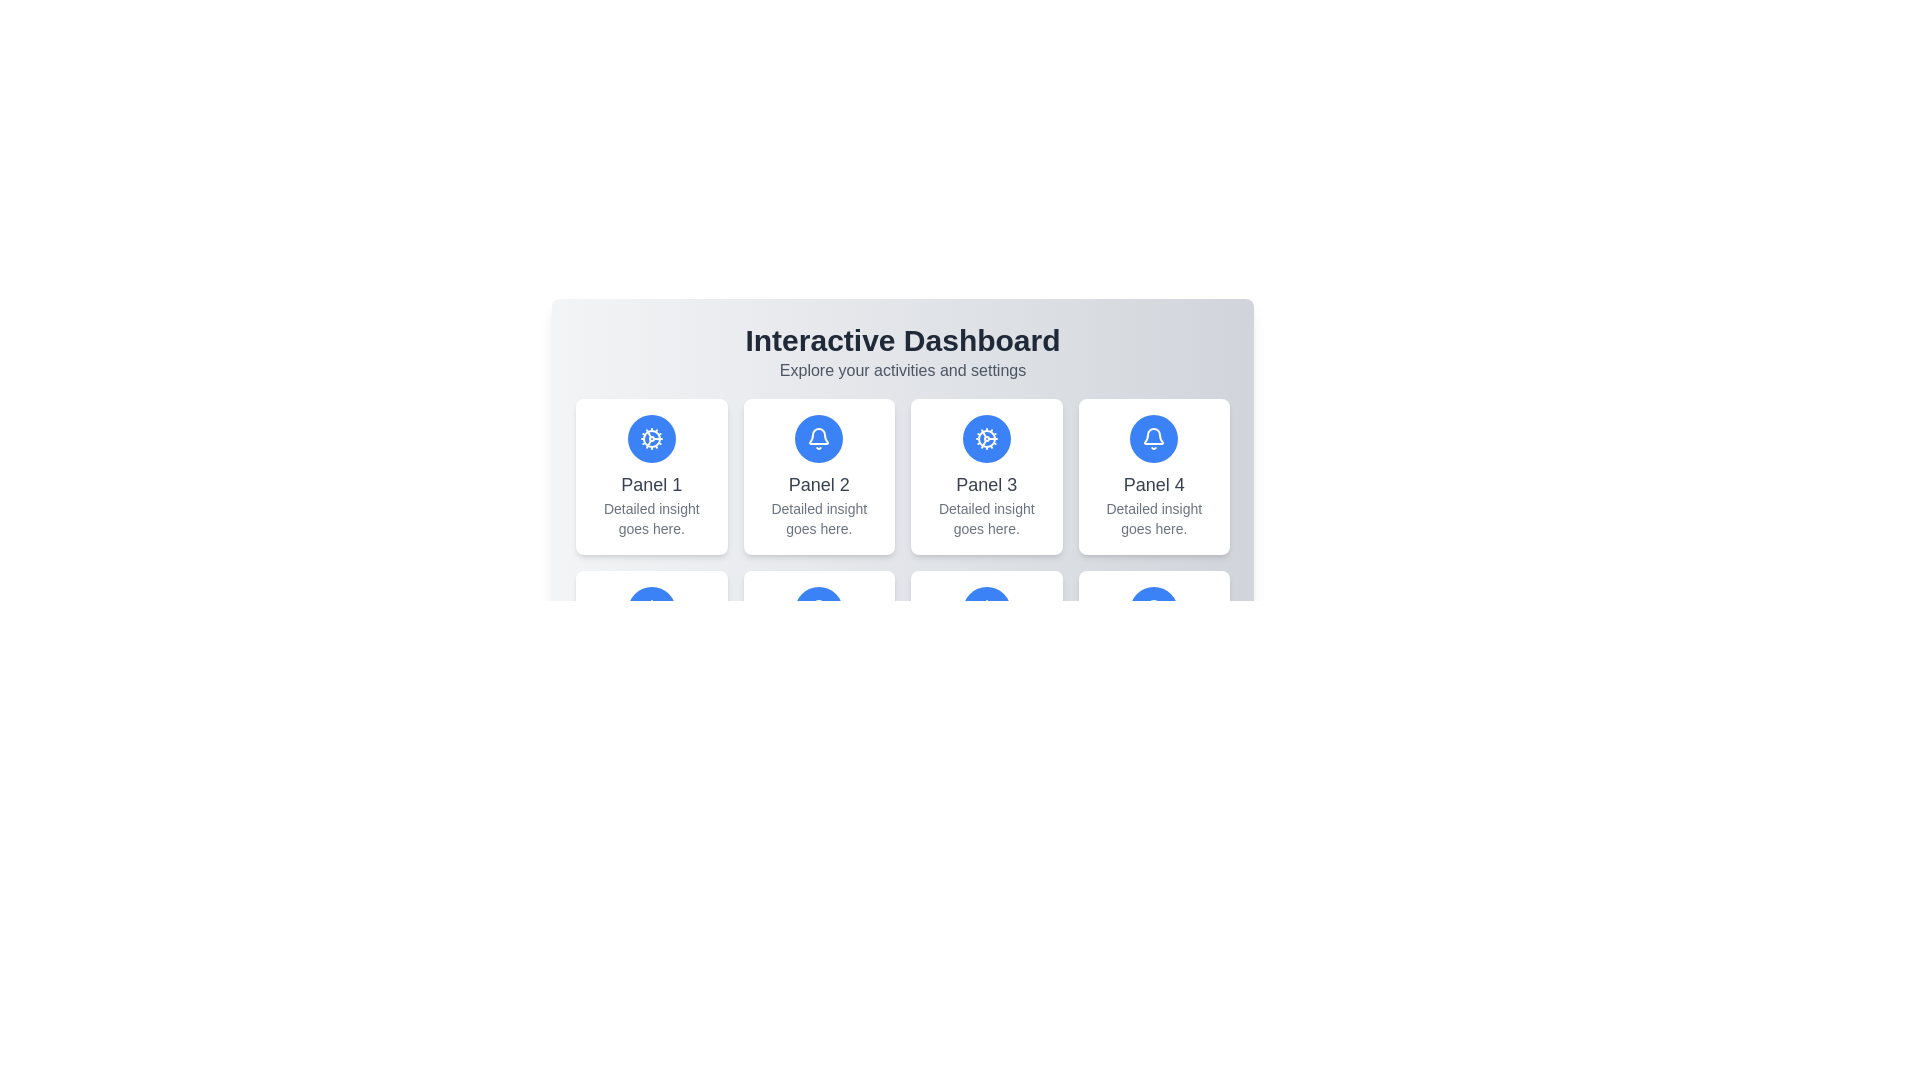 Image resolution: width=1920 pixels, height=1080 pixels. Describe the element at coordinates (986, 438) in the screenshot. I see `the settings button located in the center of the top row of panel cards in the dashboard, directly above the 'Panel 3' label` at that location.